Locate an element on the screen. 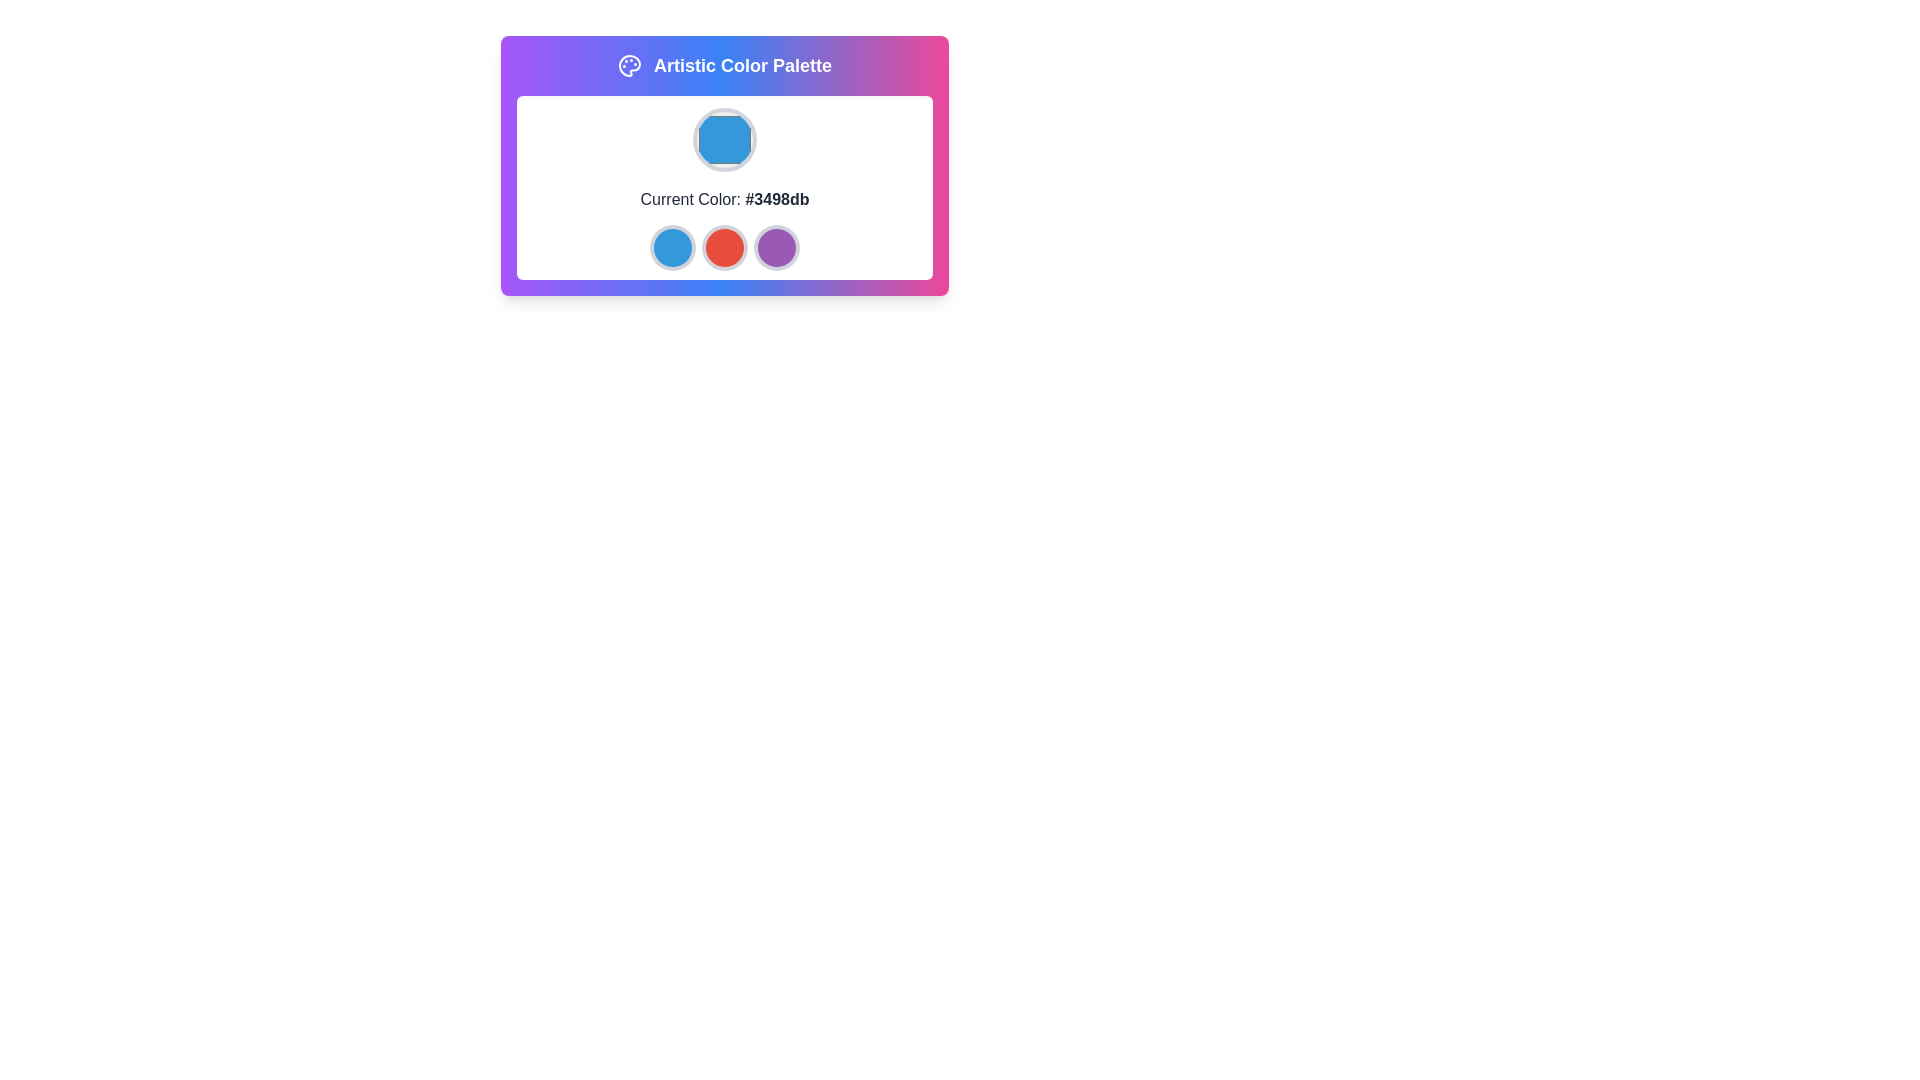 Image resolution: width=1920 pixels, height=1080 pixels. the interactive color display component that shows the currently selected color and its hexadecimal code is located at coordinates (723, 164).